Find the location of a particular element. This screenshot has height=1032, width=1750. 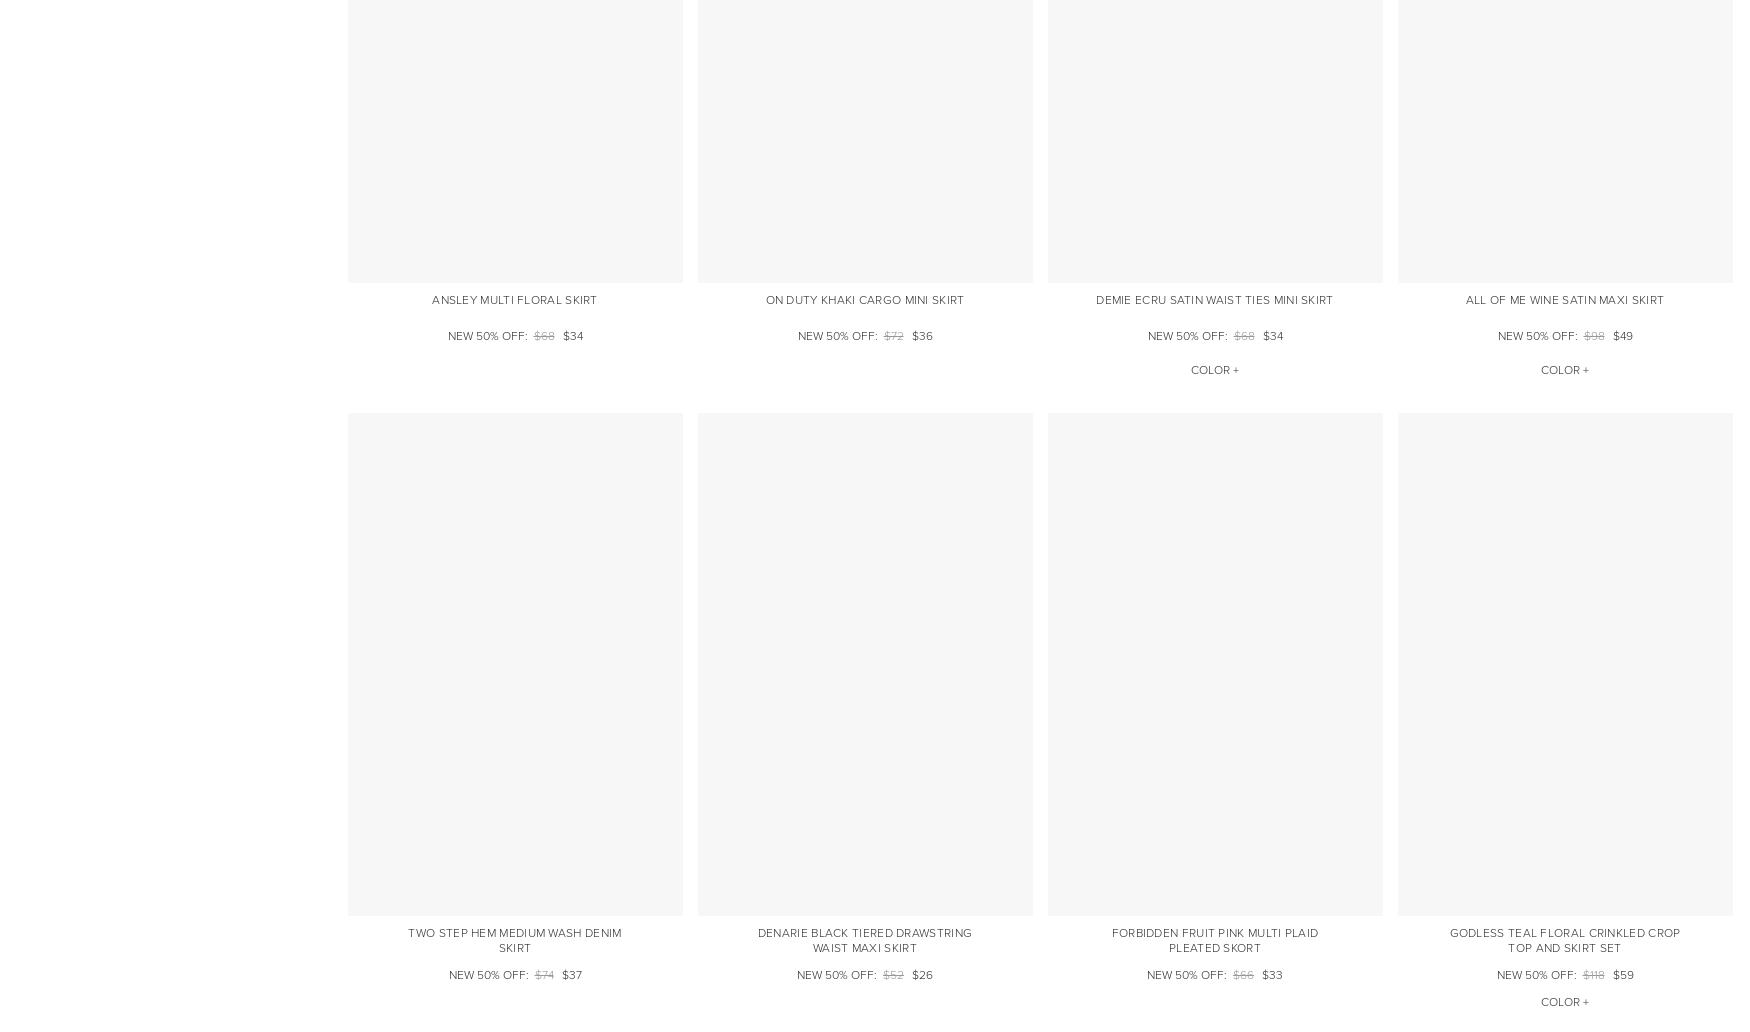

'Godless Teal Floral Crinkled Crop Top and Skirt Set' is located at coordinates (1564, 939).